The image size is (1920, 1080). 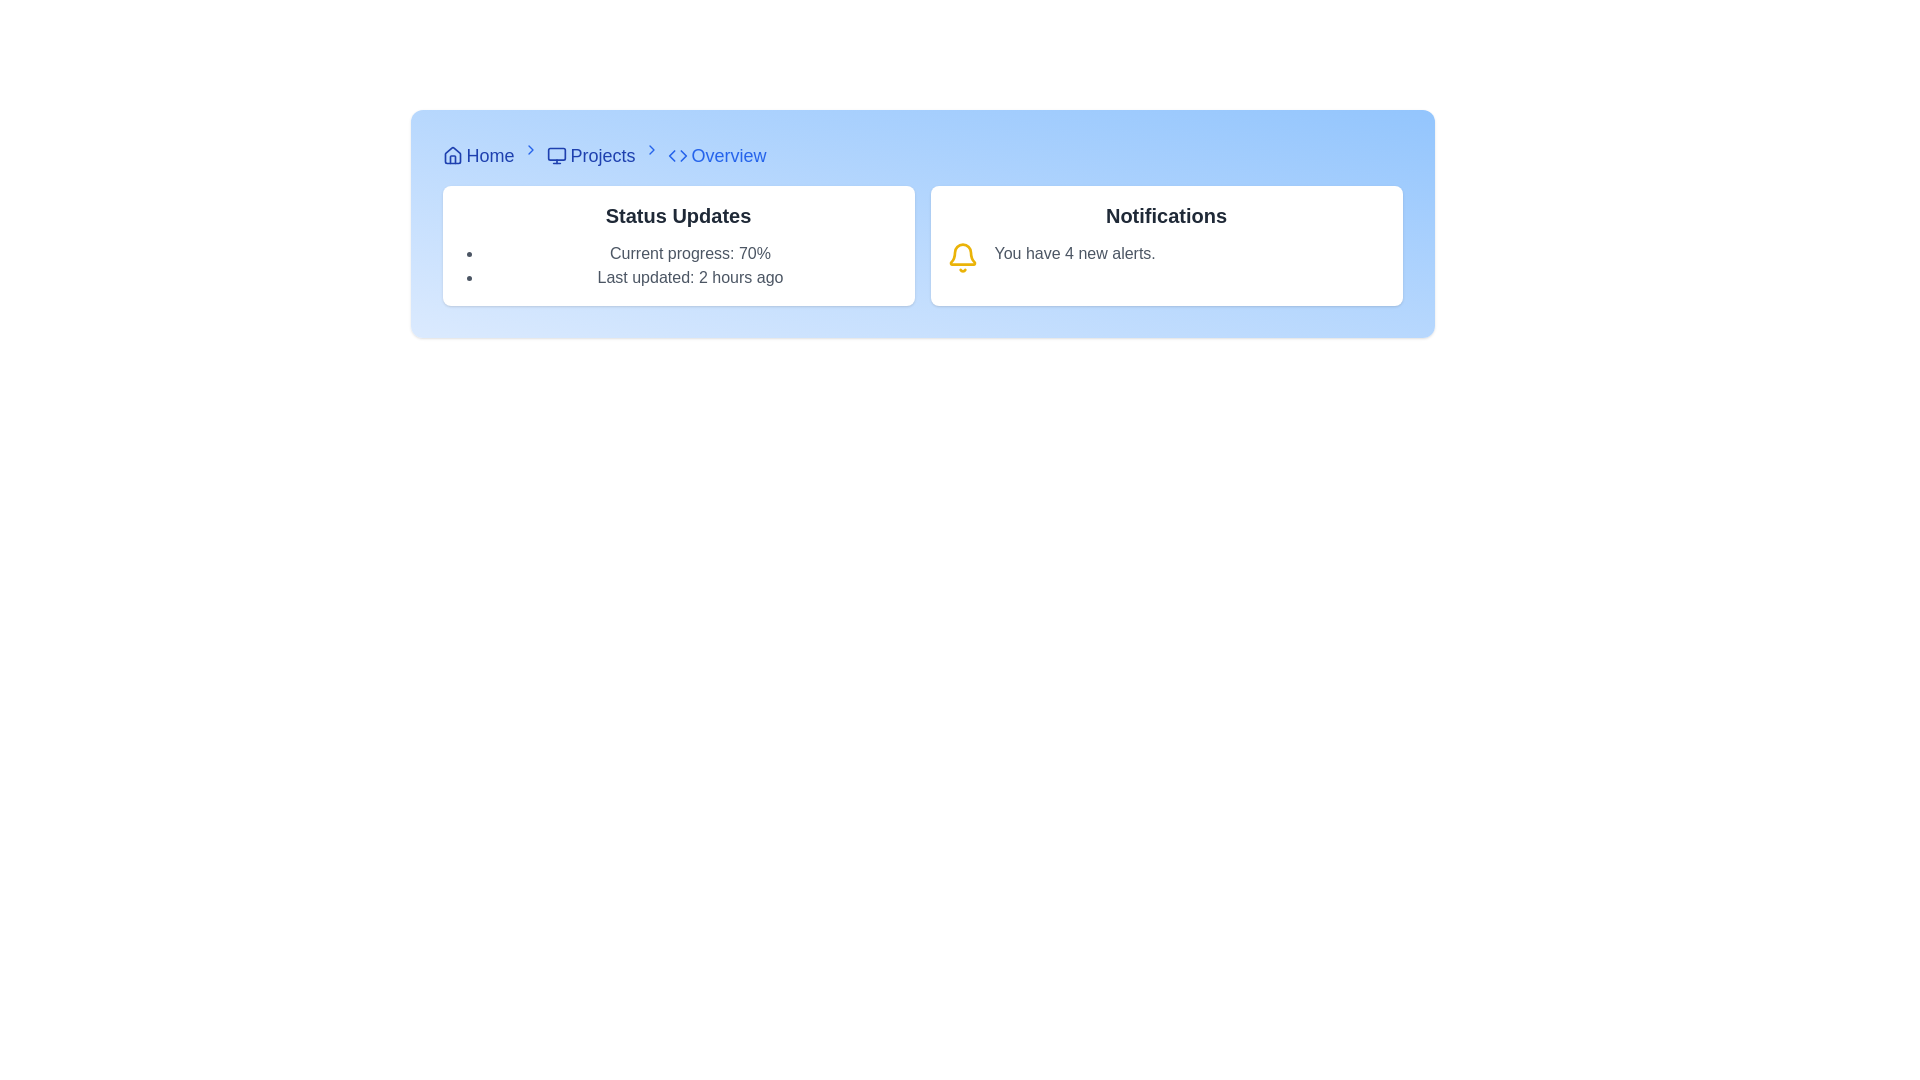 I want to click on the right-pointing chevron icon in the breadcrumb navigation bar, which is styled with a blue stroke and positioned between the 'Home' and 'Projects' links, so click(x=530, y=149).